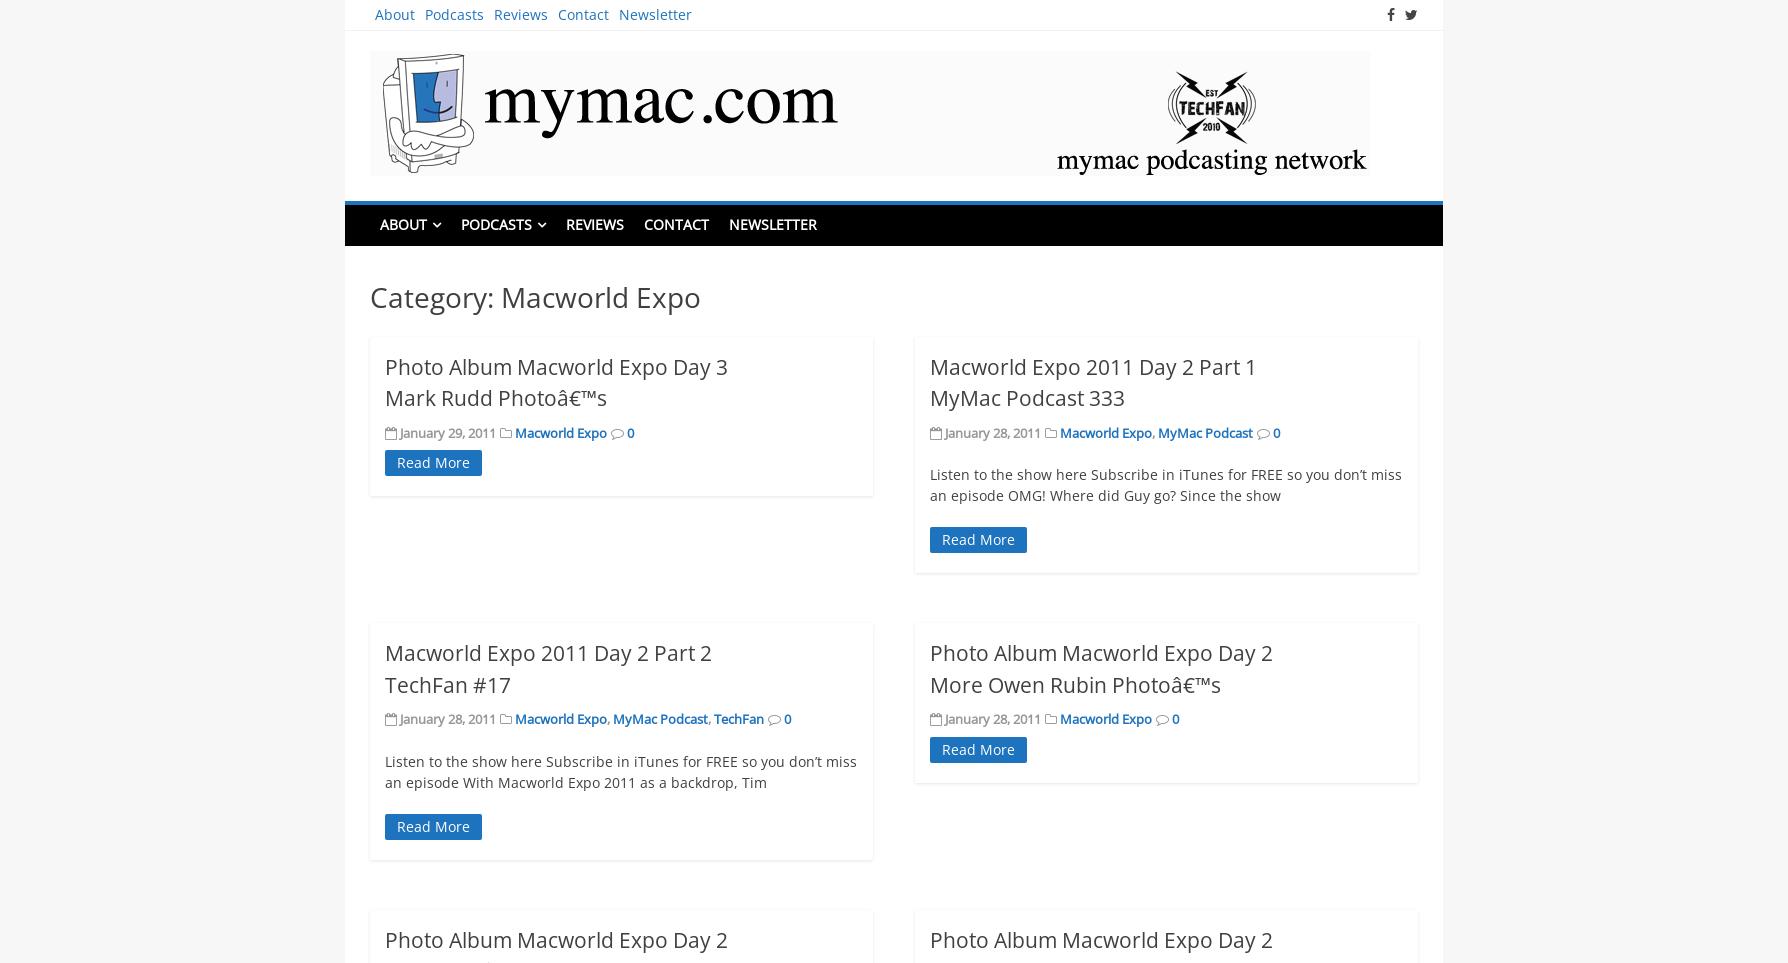 The image size is (1788, 963). I want to click on 'Macworld Expo 2011 Day 2 Part 2', so click(548, 652).